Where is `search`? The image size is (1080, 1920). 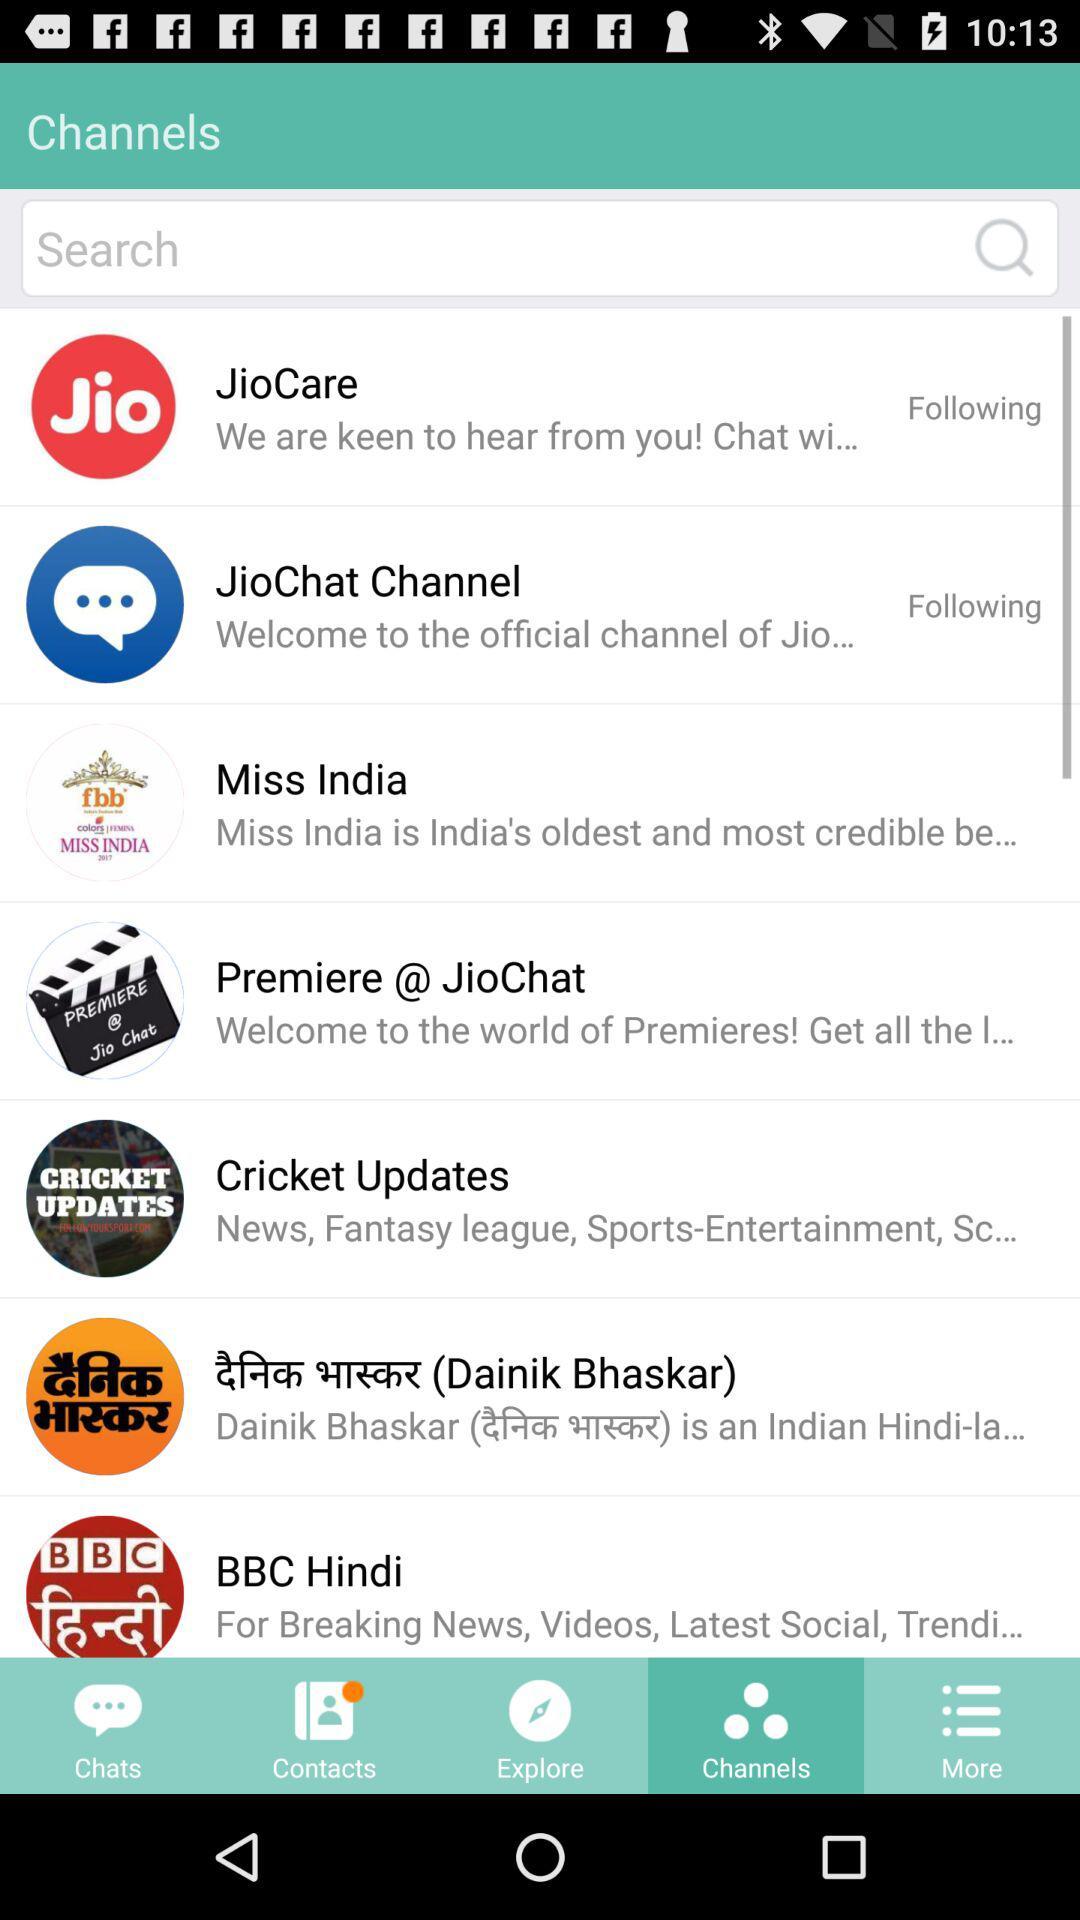 search is located at coordinates (1004, 246).